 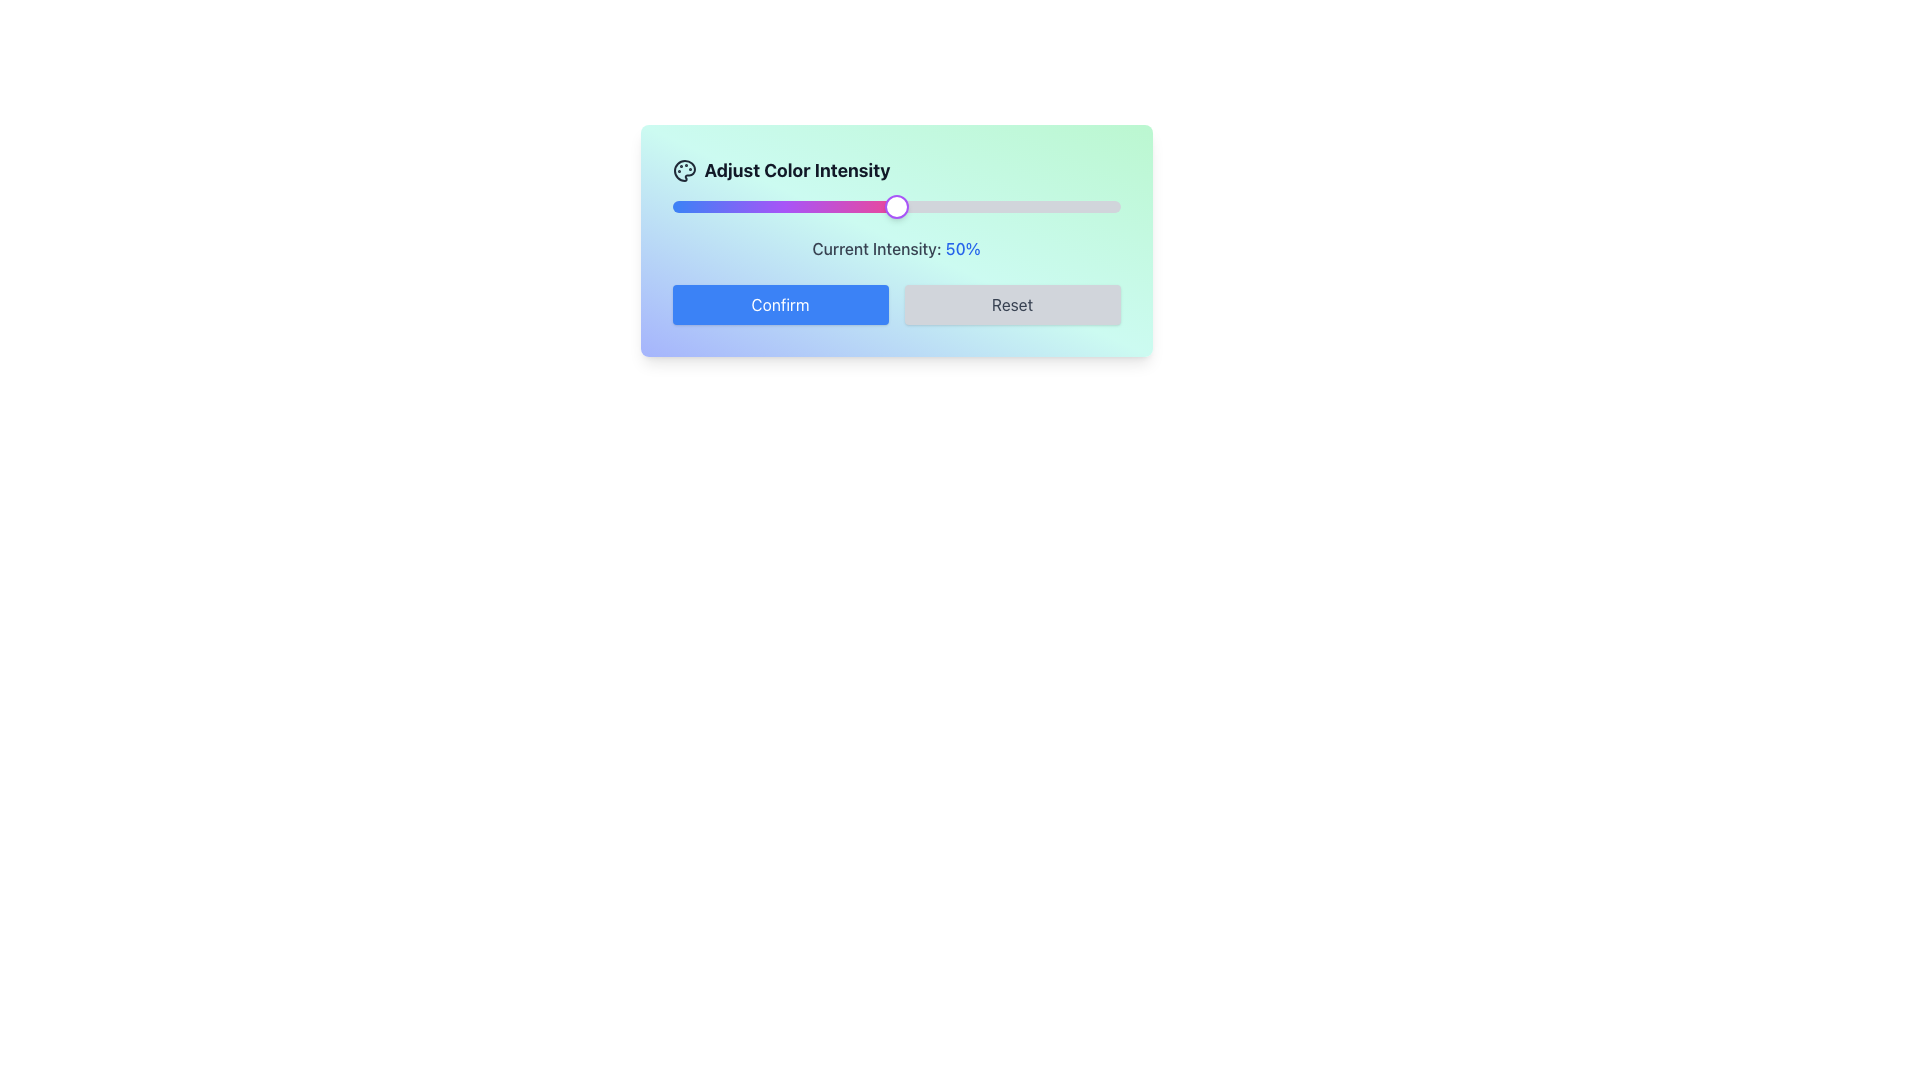 I want to click on the color intensity, so click(x=990, y=207).